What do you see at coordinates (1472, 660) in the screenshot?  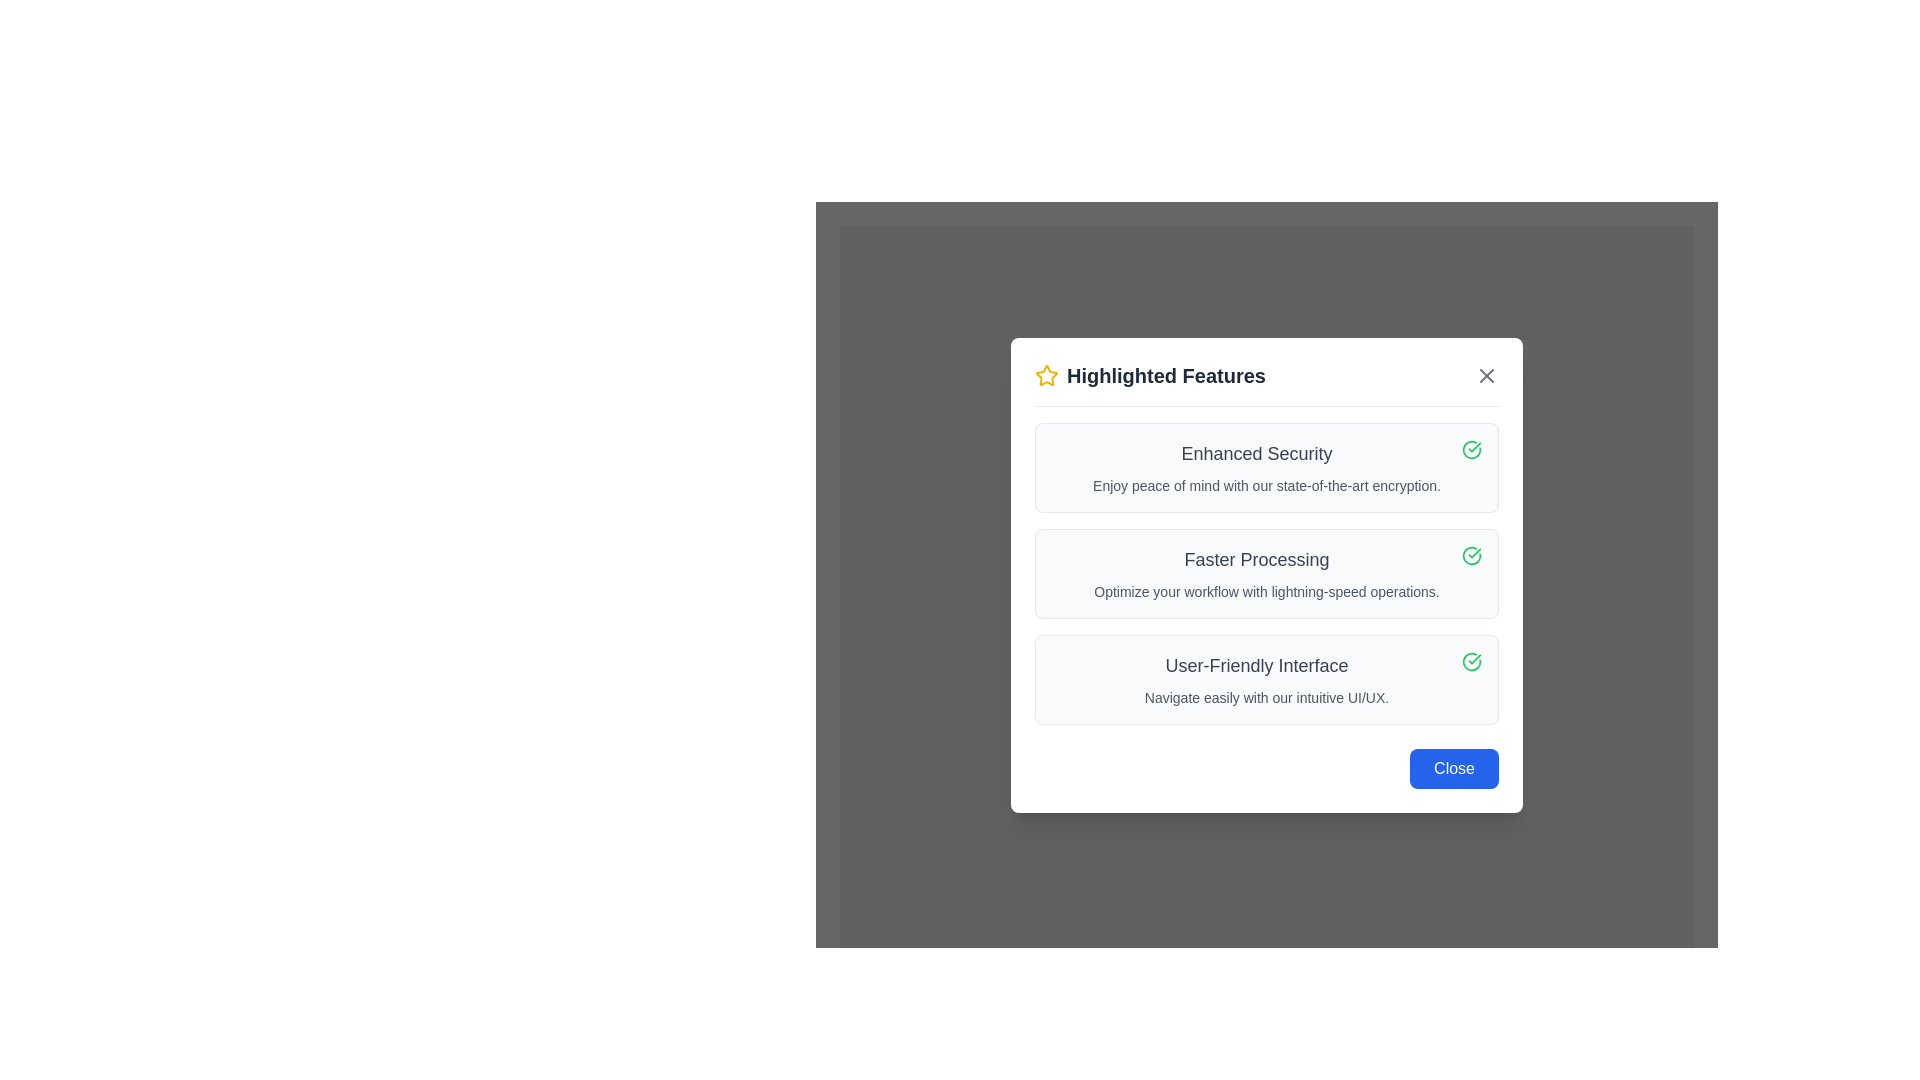 I see `the circular green outlined check icon located in the top-right corner of the 'User-Friendly Interface' section in the 'Highlighted Features' modal` at bounding box center [1472, 660].